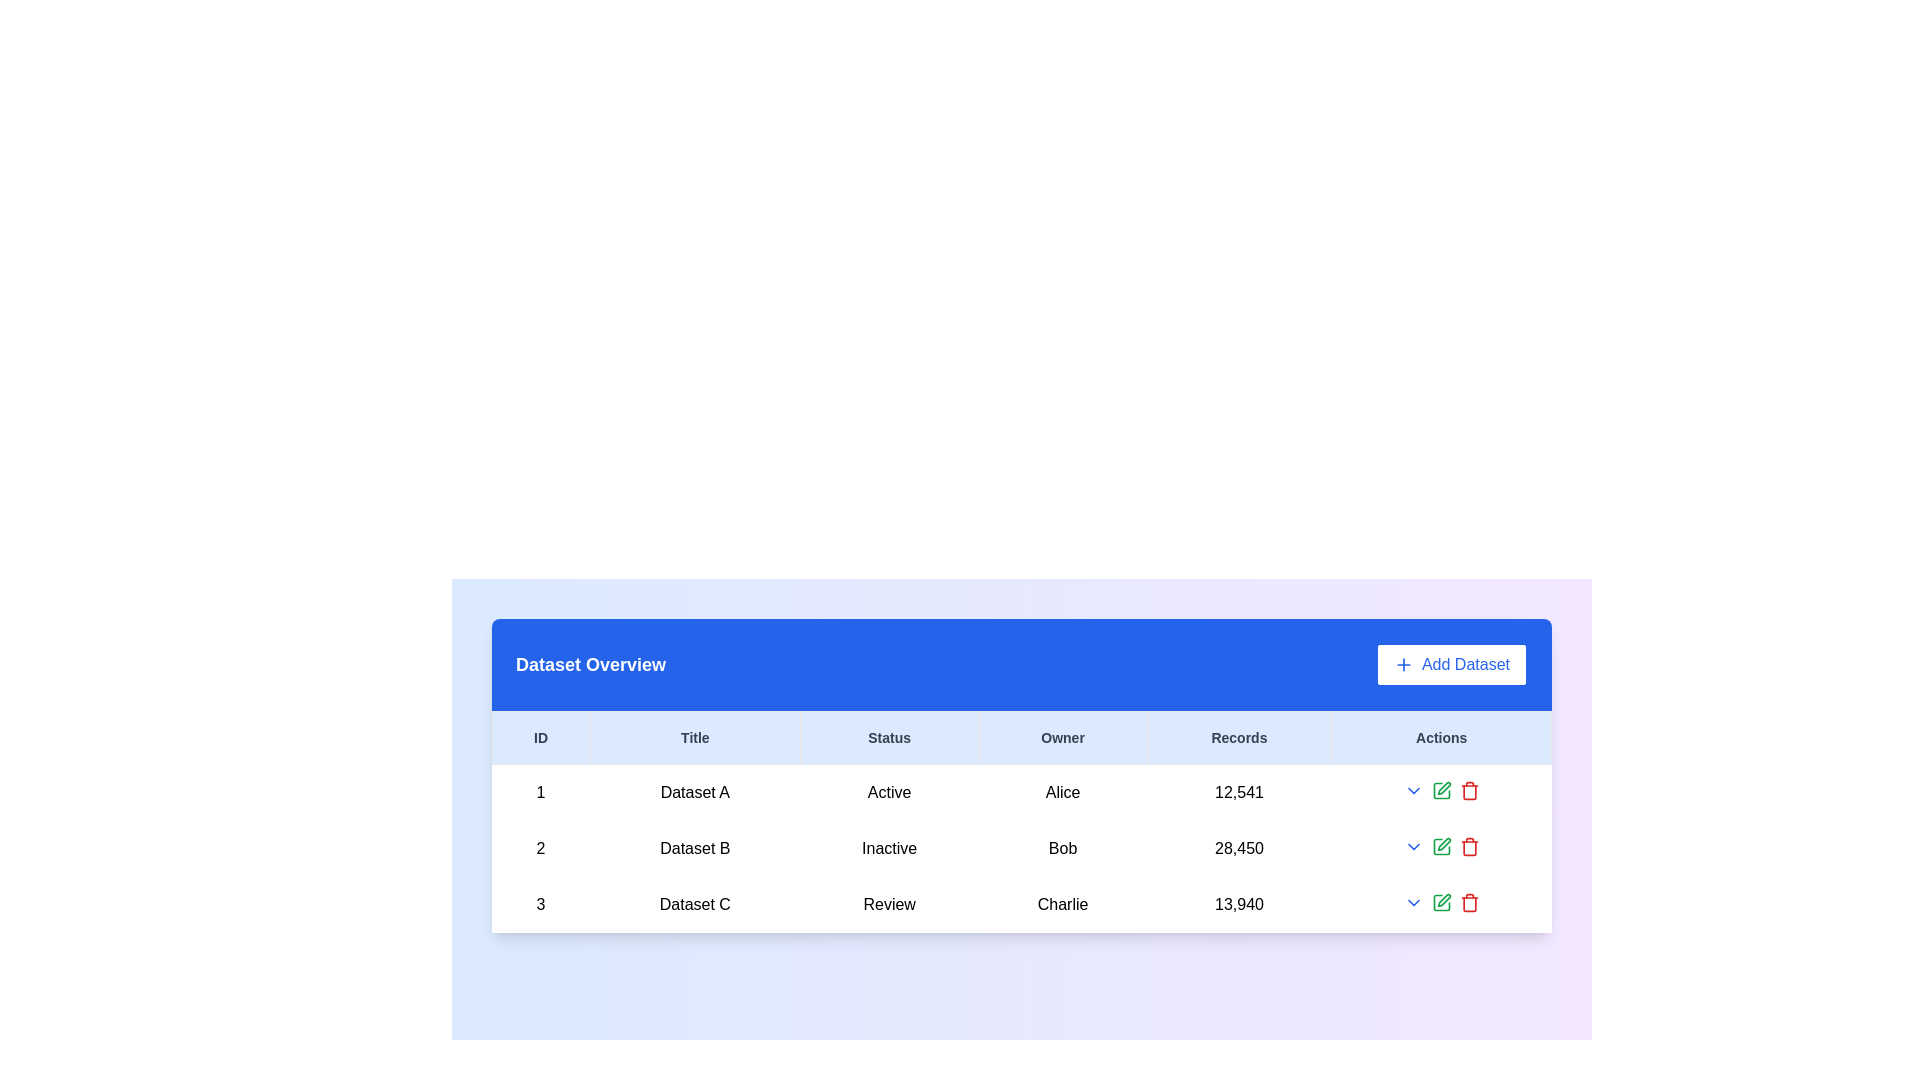  What do you see at coordinates (1444, 787) in the screenshot?
I see `the pen icon in the 'Actions' column of the data table` at bounding box center [1444, 787].